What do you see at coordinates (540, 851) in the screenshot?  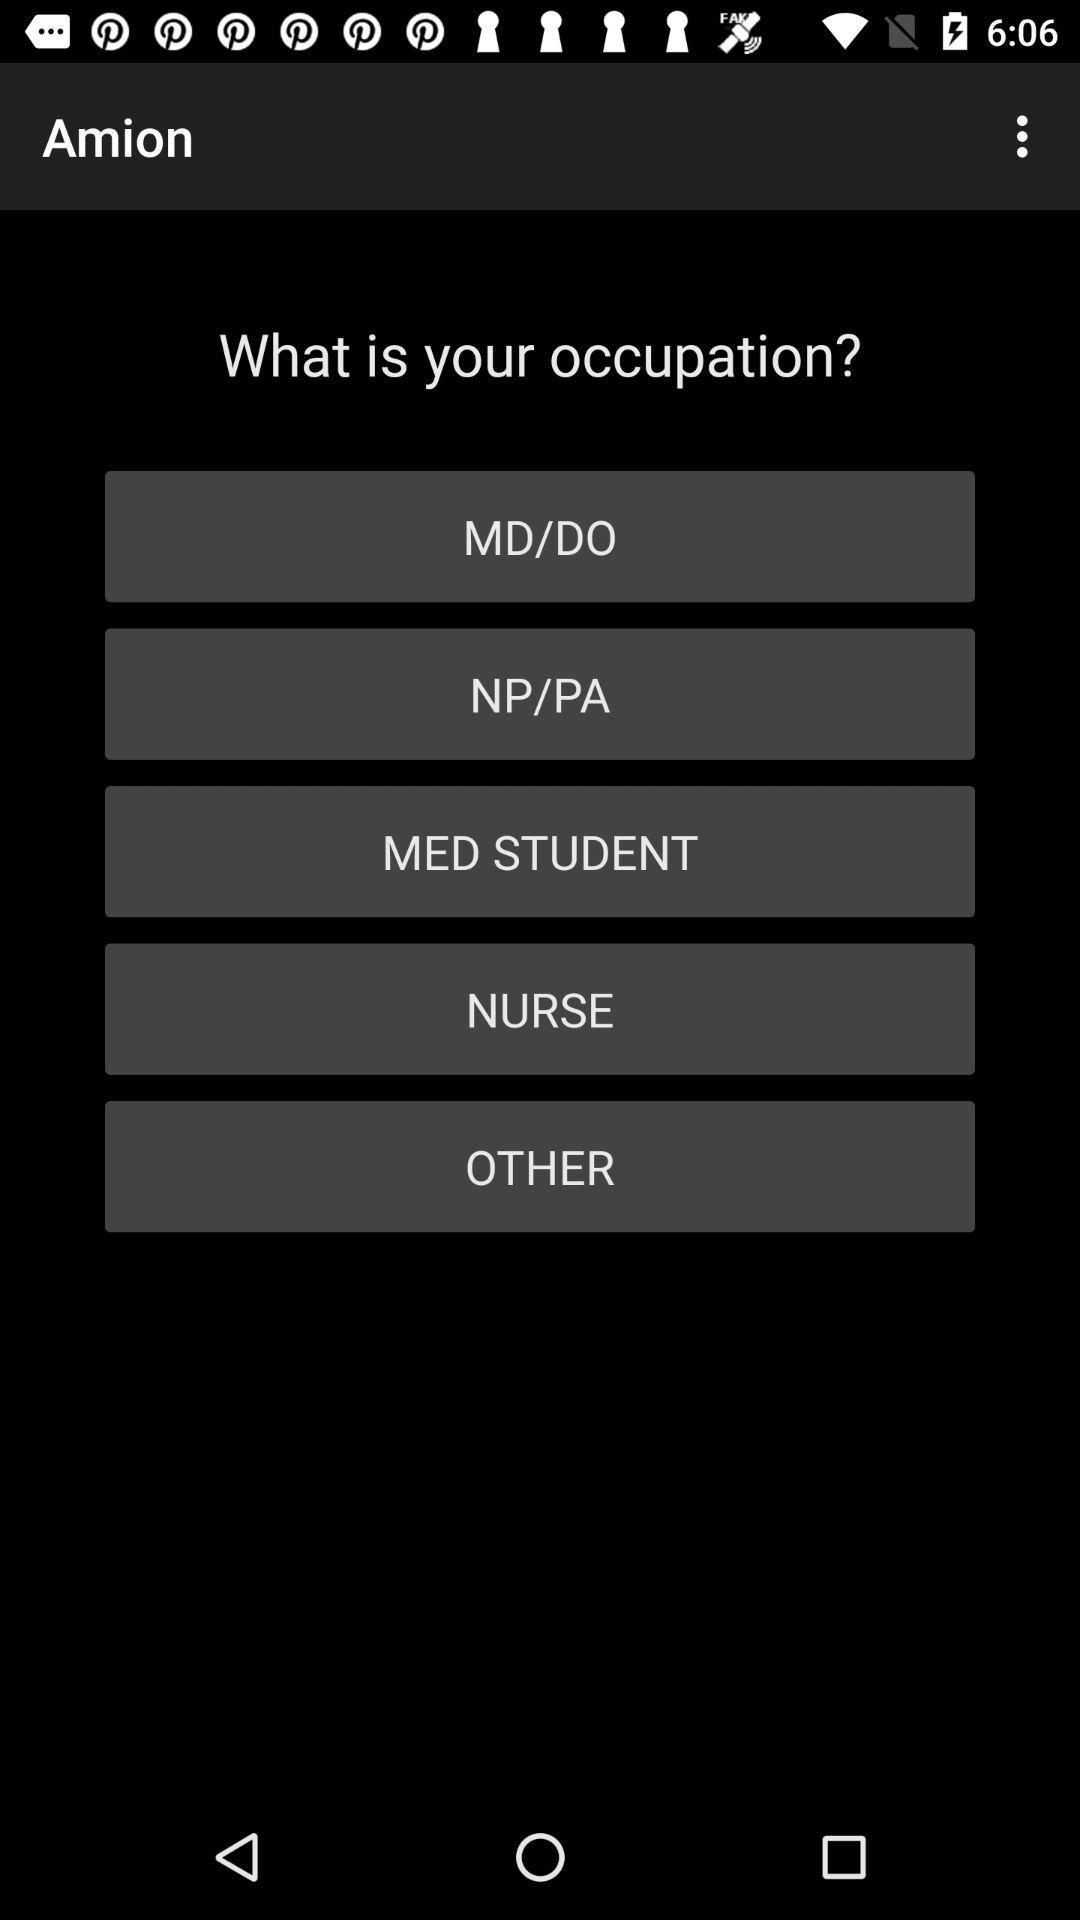 I see `the item above the nurse` at bounding box center [540, 851].